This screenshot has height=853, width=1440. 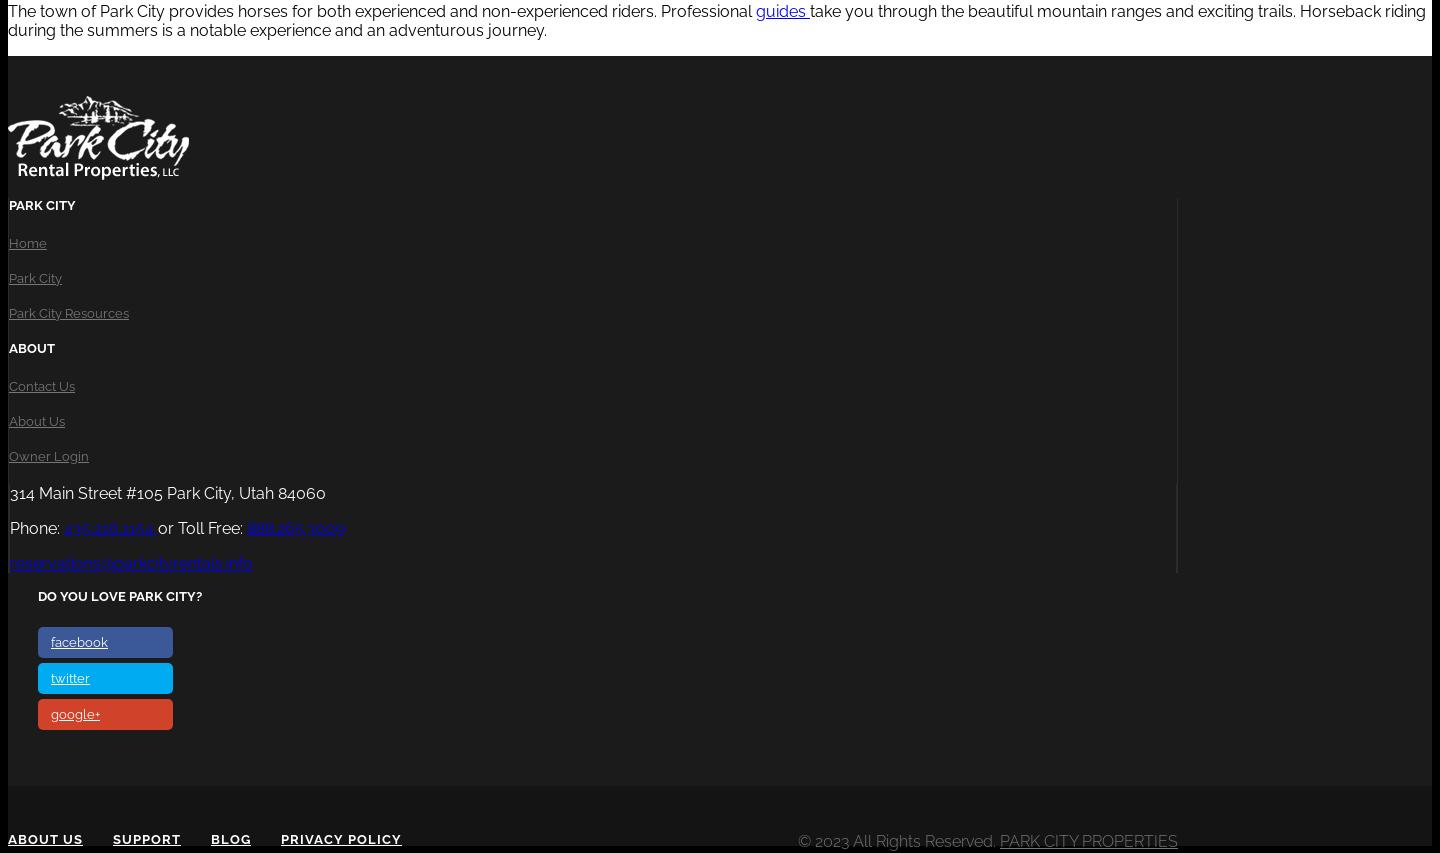 I want to click on 'About Us', so click(x=36, y=419).